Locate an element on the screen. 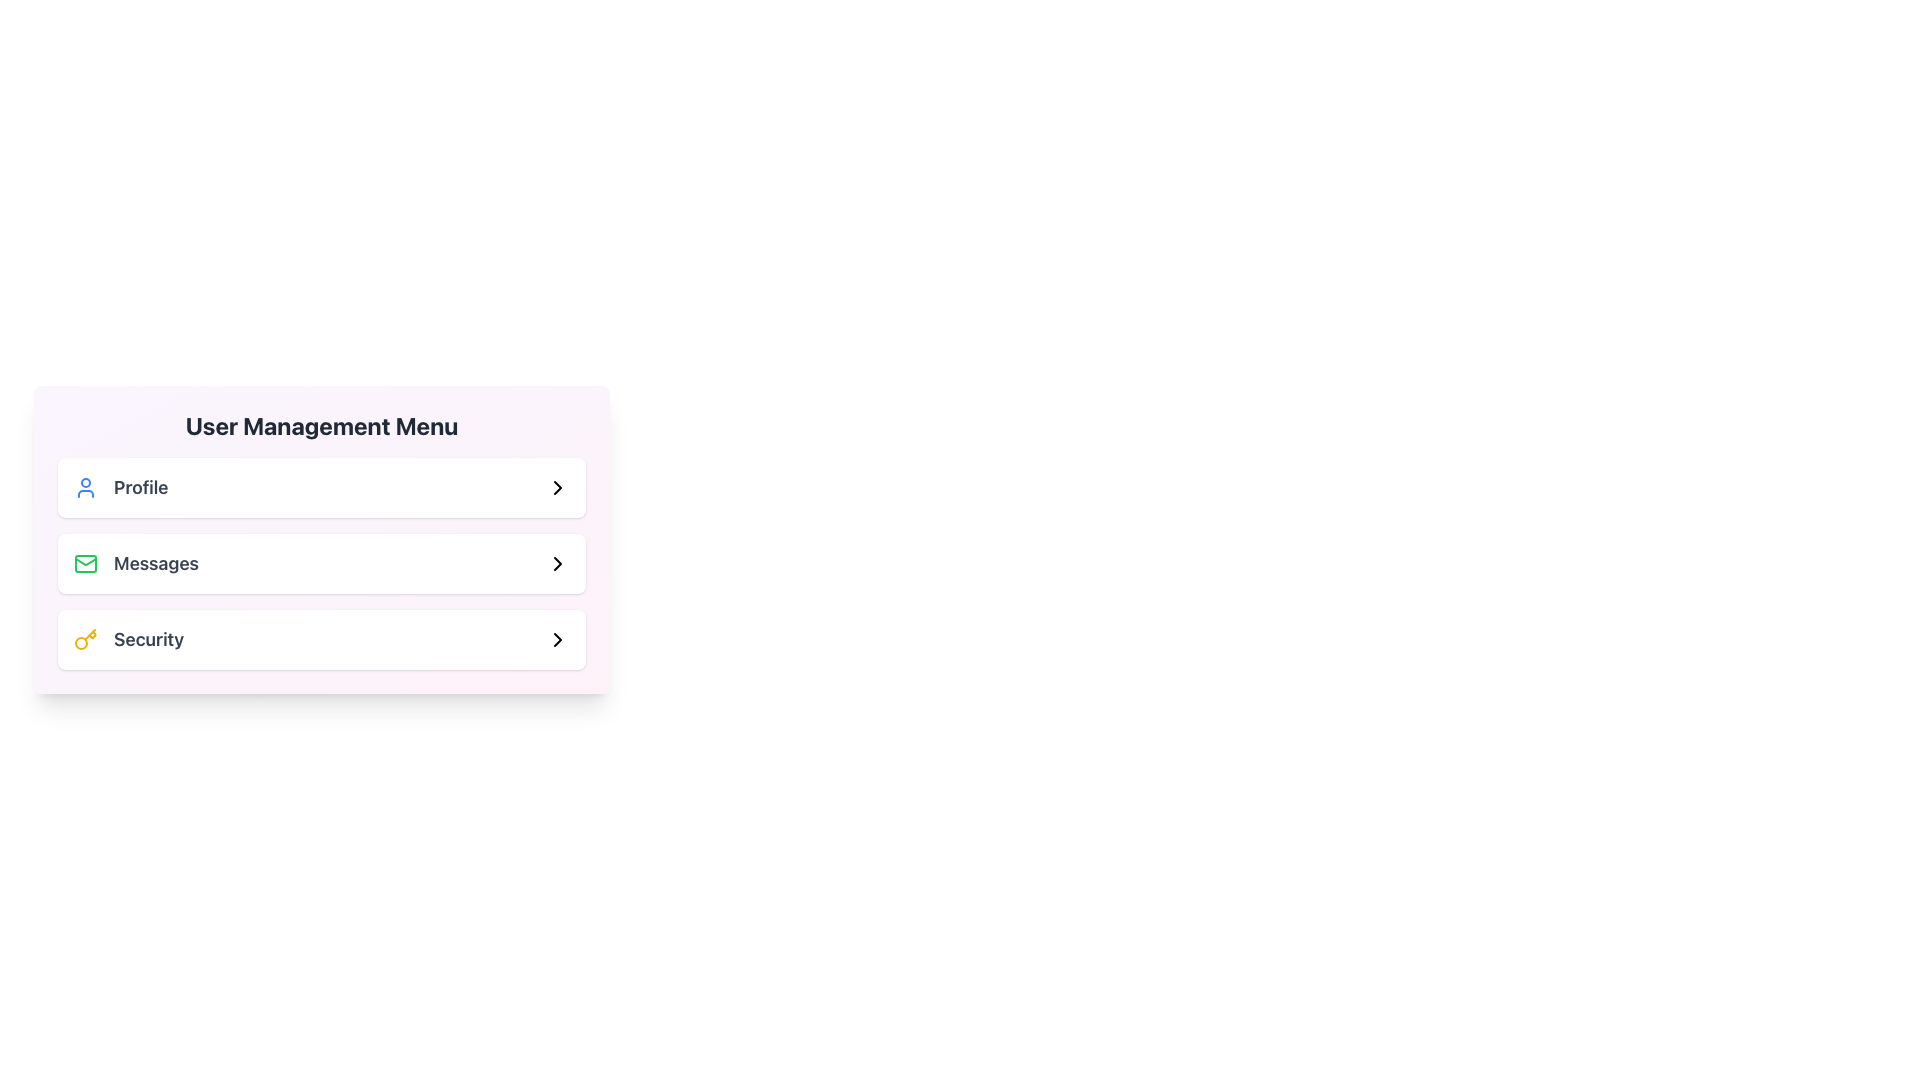 Image resolution: width=1920 pixels, height=1080 pixels. the right-facing chevron icon located at the extreme right of the 'Profile' item in the 'User Management Menu' is located at coordinates (557, 488).